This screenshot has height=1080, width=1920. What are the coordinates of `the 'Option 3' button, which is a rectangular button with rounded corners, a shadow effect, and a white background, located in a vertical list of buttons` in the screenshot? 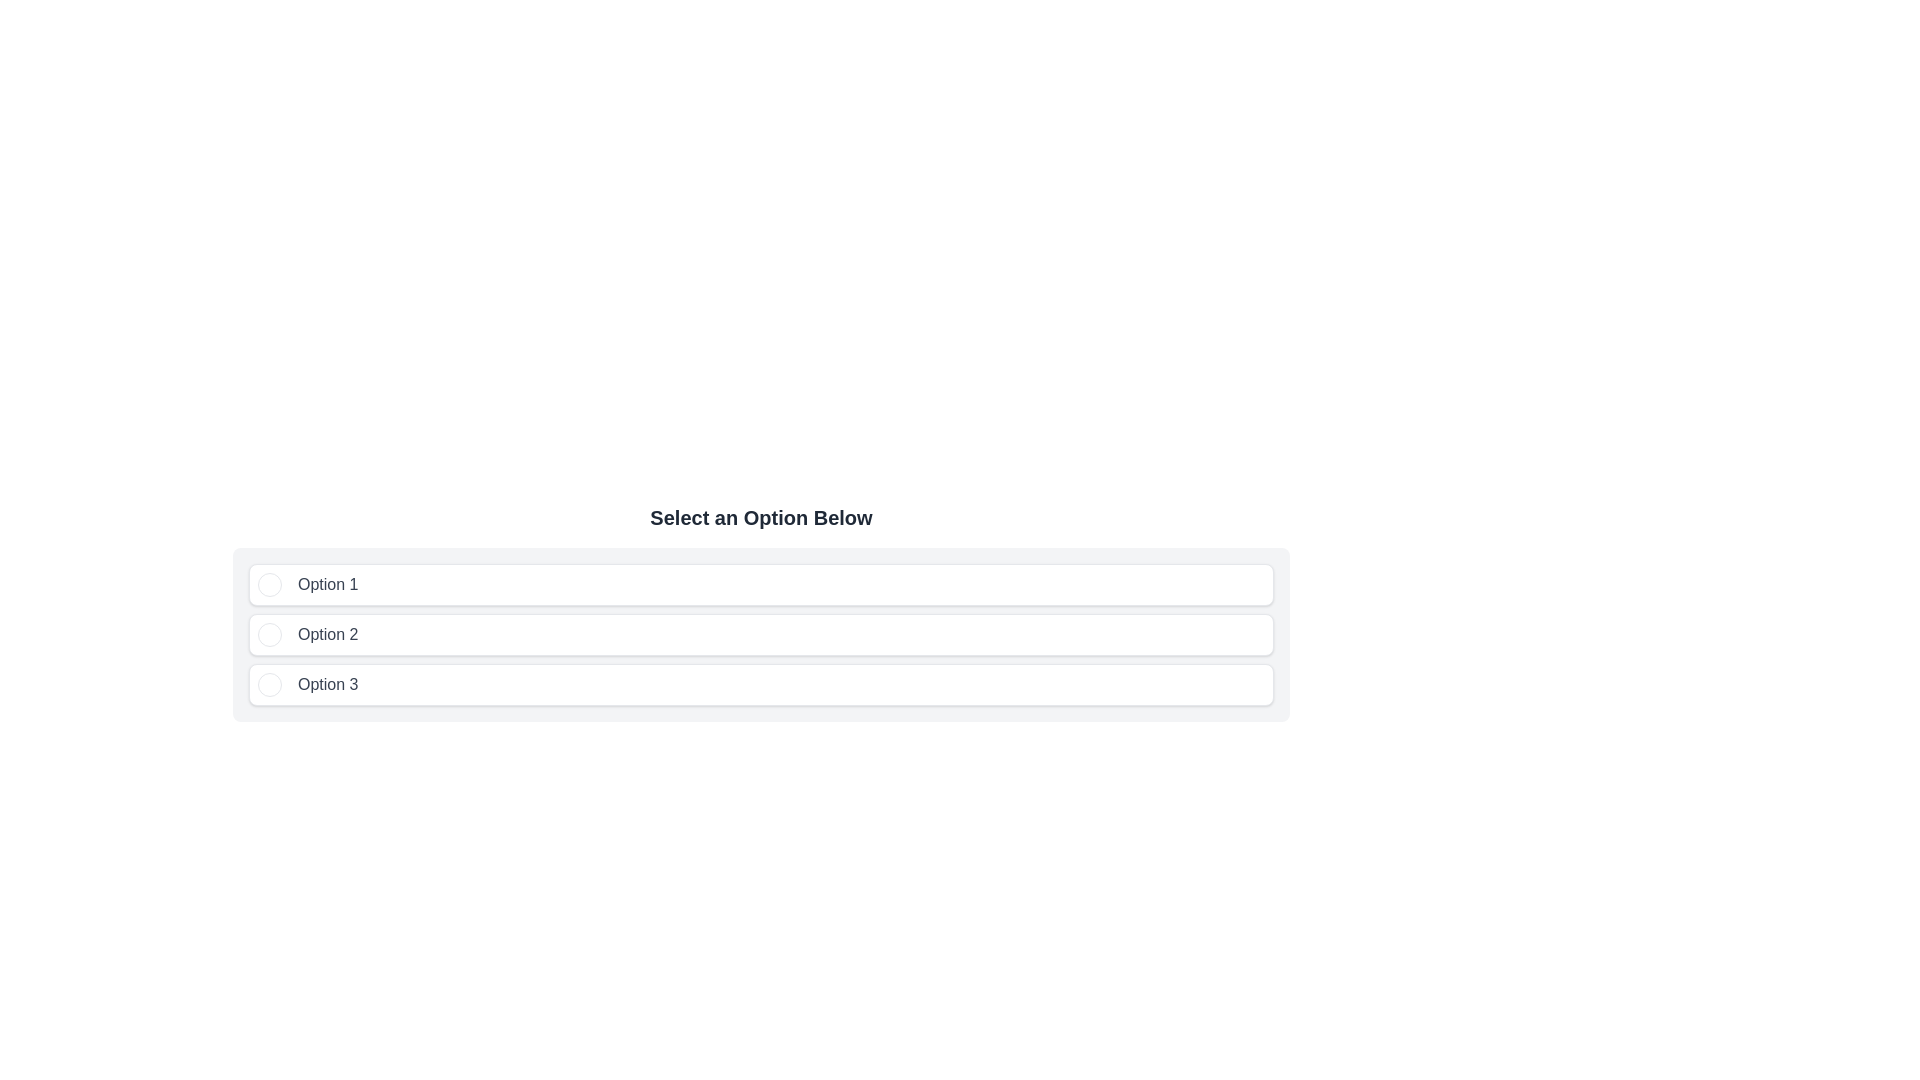 It's located at (760, 684).